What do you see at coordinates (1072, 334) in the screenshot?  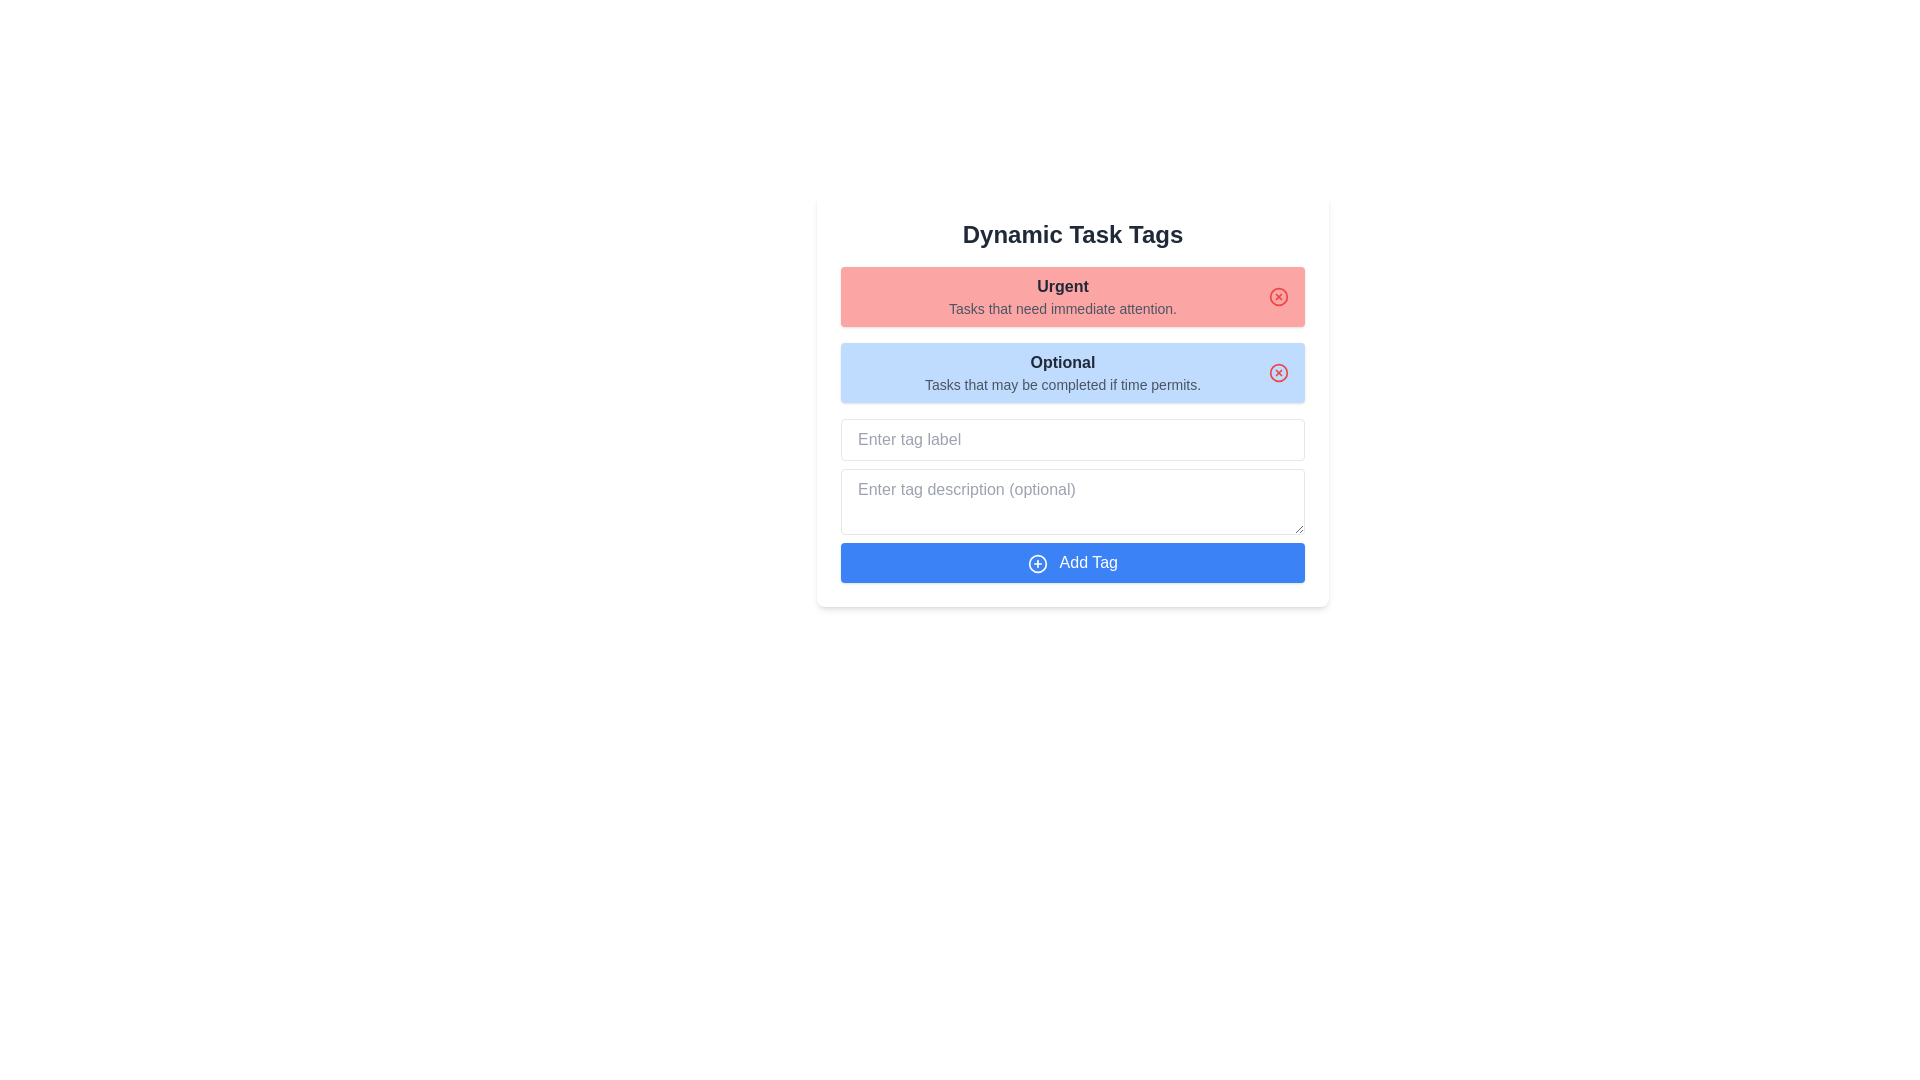 I see `the Panel grouping tasks by priority, which consists of a red section labeled 'Urgent' and a blue section labeled 'Optional', located centrally under the title 'Dynamic Task Tags'` at bounding box center [1072, 334].